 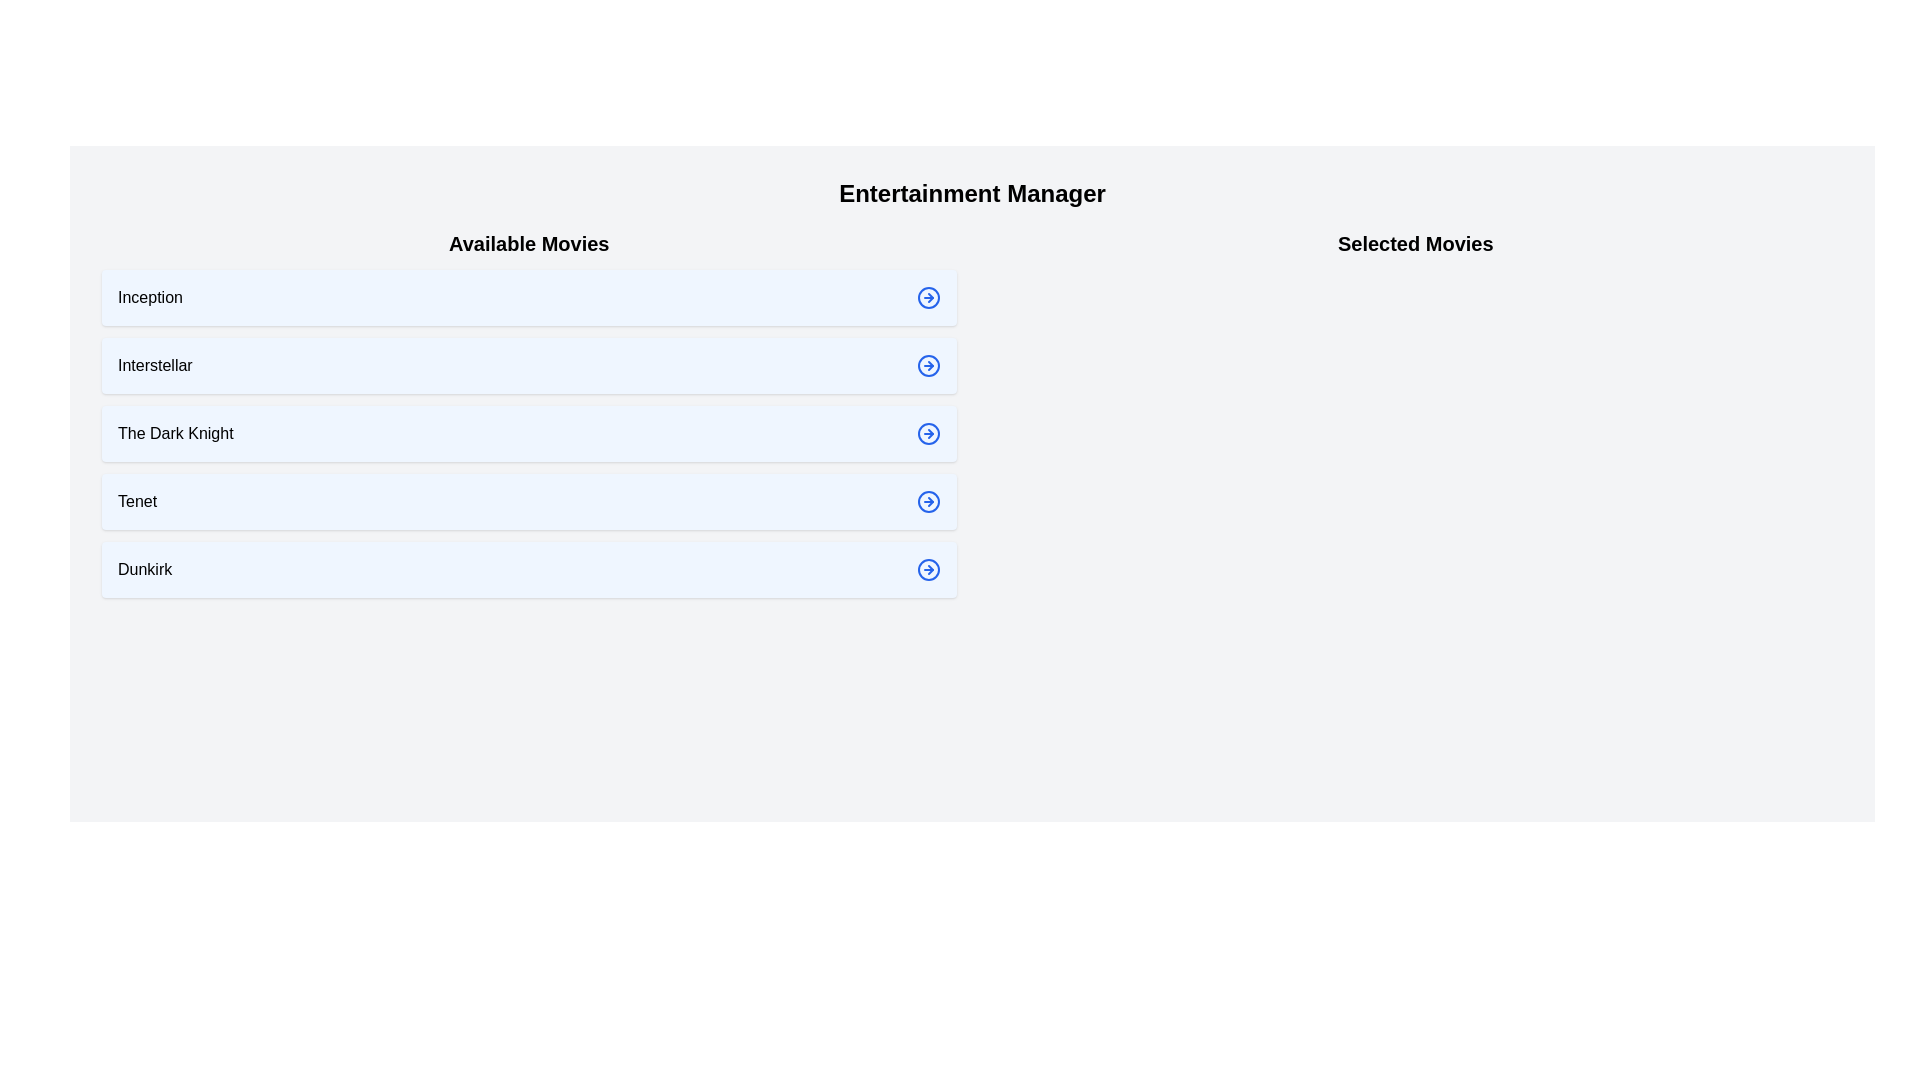 I want to click on the arrow icon next to the movie Interstellar to select it, so click(x=927, y=366).